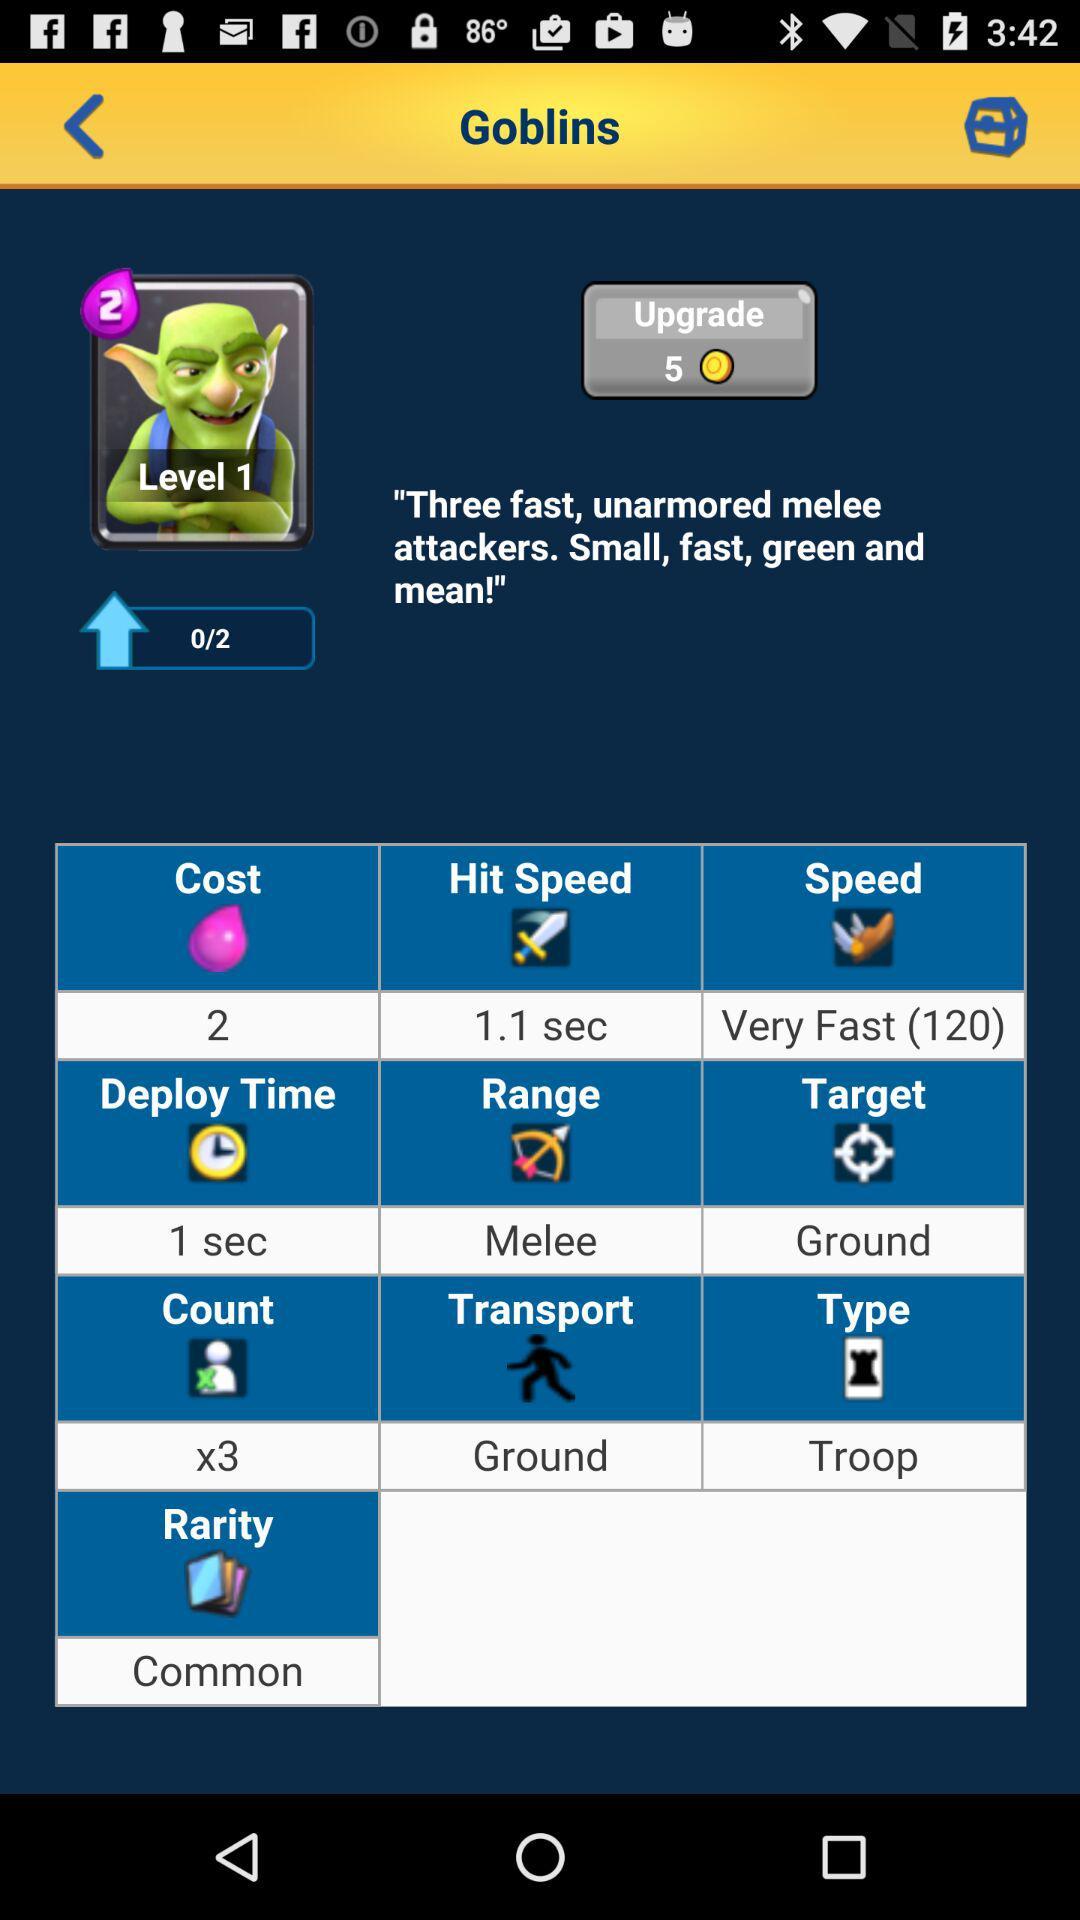 The width and height of the screenshot is (1080, 1920). I want to click on go back, so click(83, 124).